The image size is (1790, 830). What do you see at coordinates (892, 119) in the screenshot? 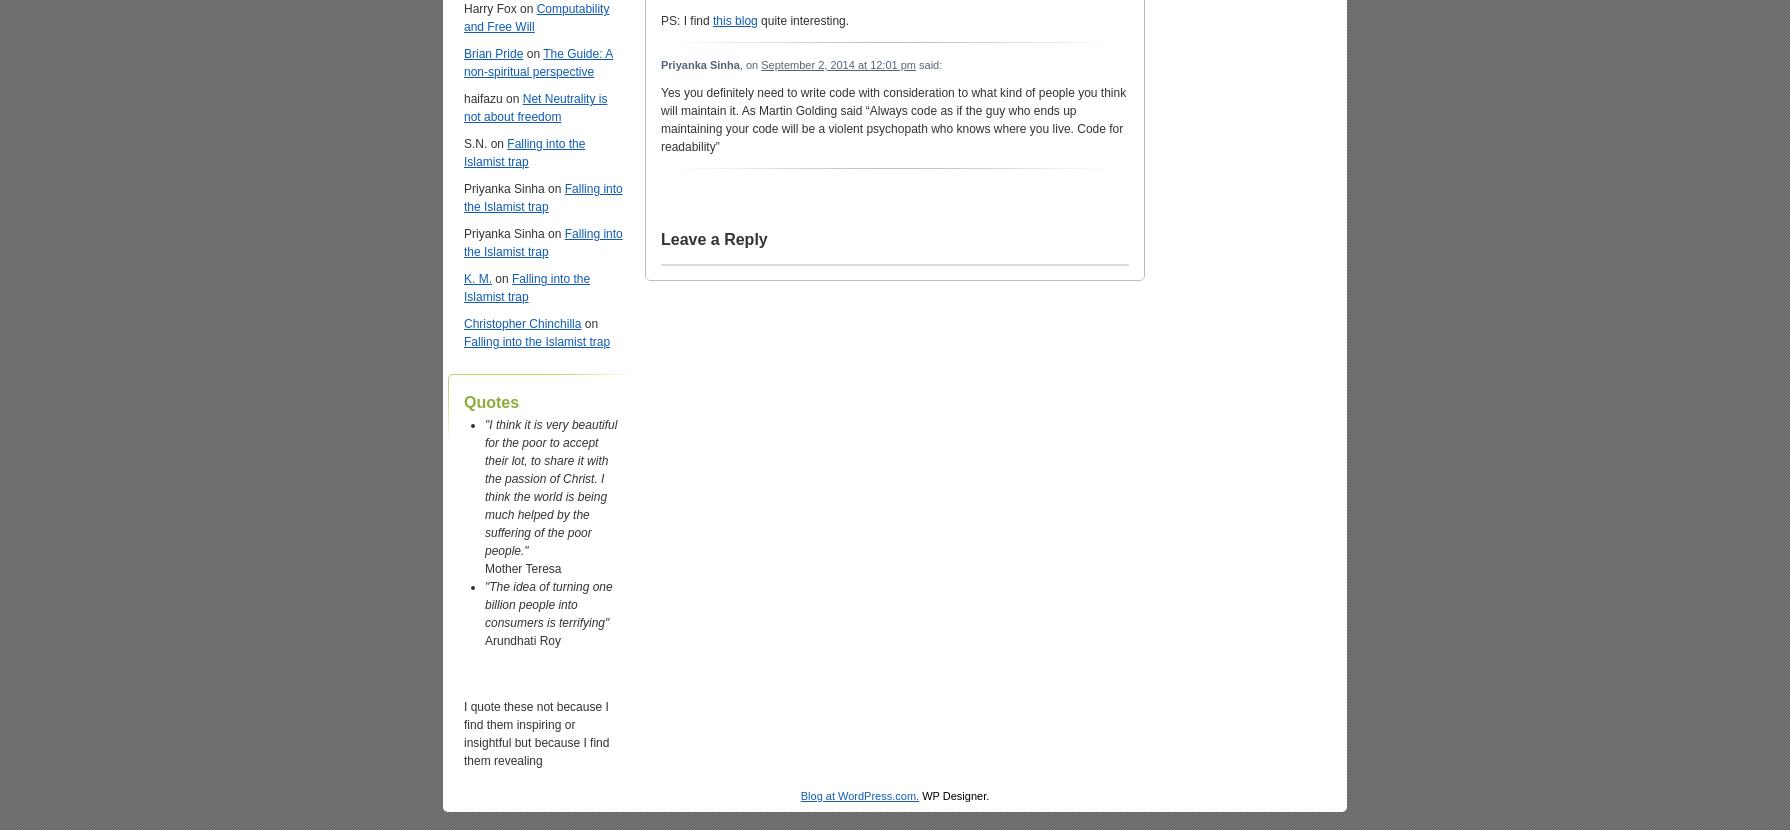
I see `'Yes you definitely need to write code with consideration to what kind of people you think will maintain it. As Martin Golding said “Always code as if the guy who ends up maintaining your code will be a violent psychopath who knows where you live. Code for readability”'` at bounding box center [892, 119].